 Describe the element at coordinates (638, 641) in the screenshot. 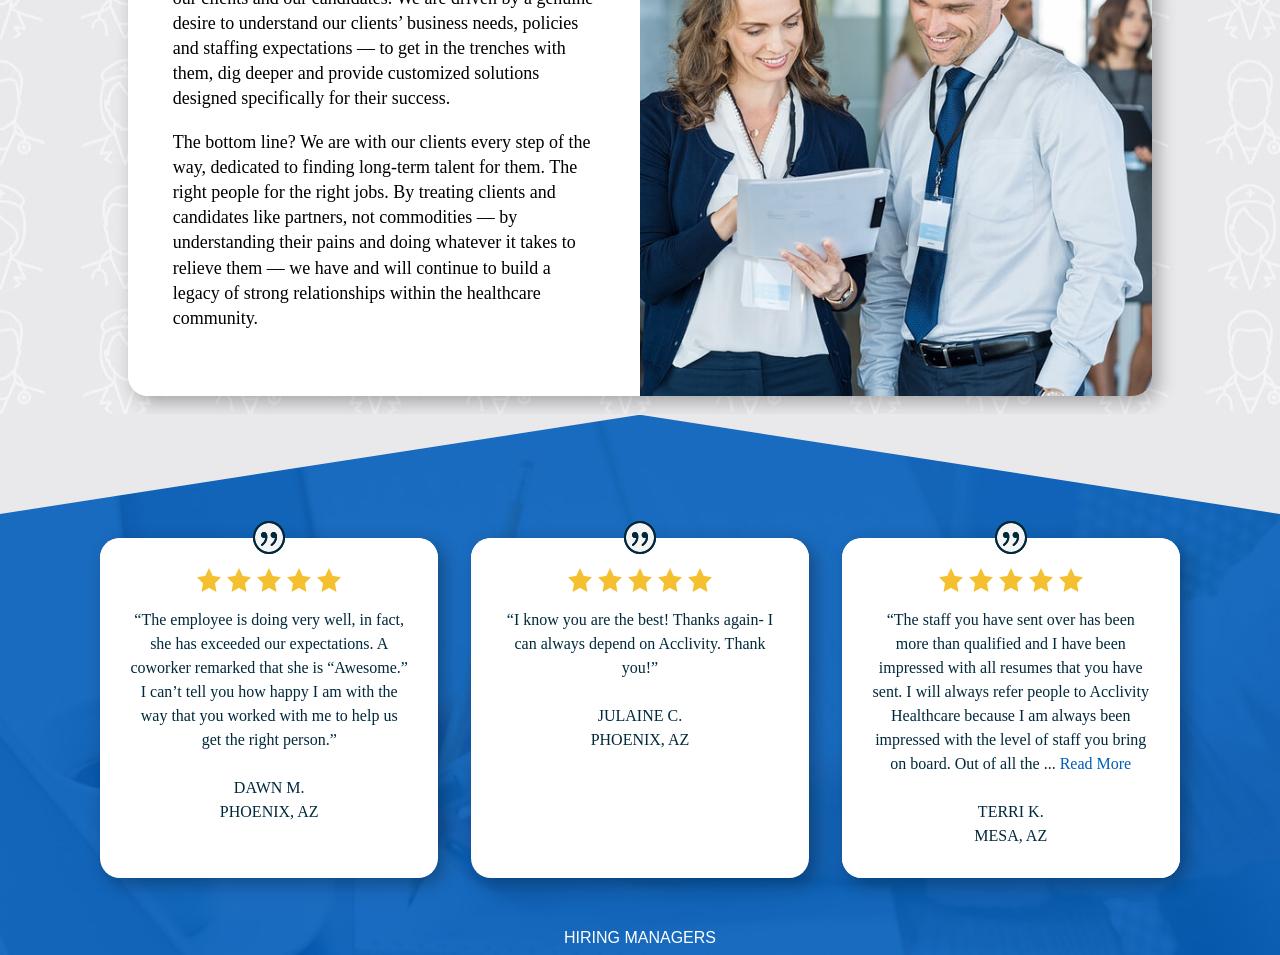

I see `'“​I know you are the best! Thanks again- I can always depend on Acclivity. Thank you!”'` at that location.